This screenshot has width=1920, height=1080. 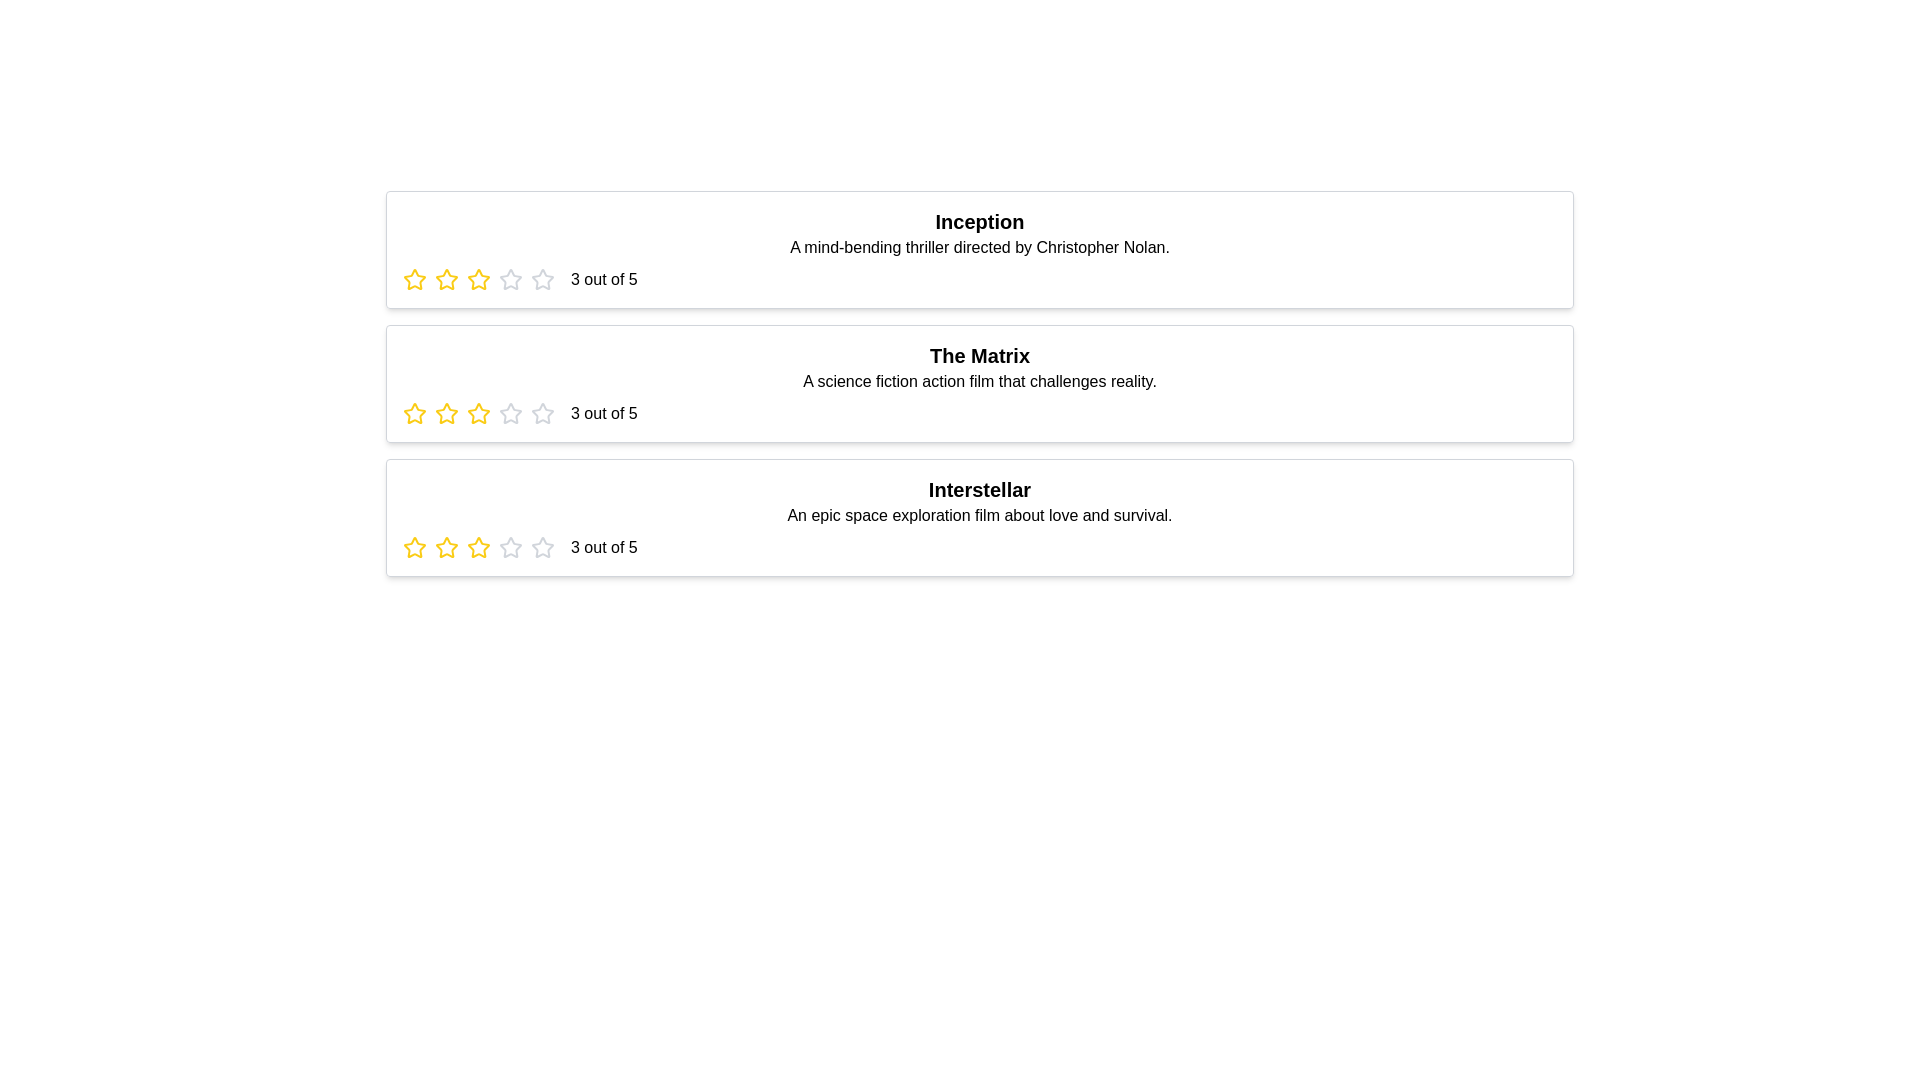 I want to click on the star corresponding to 2 stars for the movie titled The Matrix, so click(x=445, y=412).